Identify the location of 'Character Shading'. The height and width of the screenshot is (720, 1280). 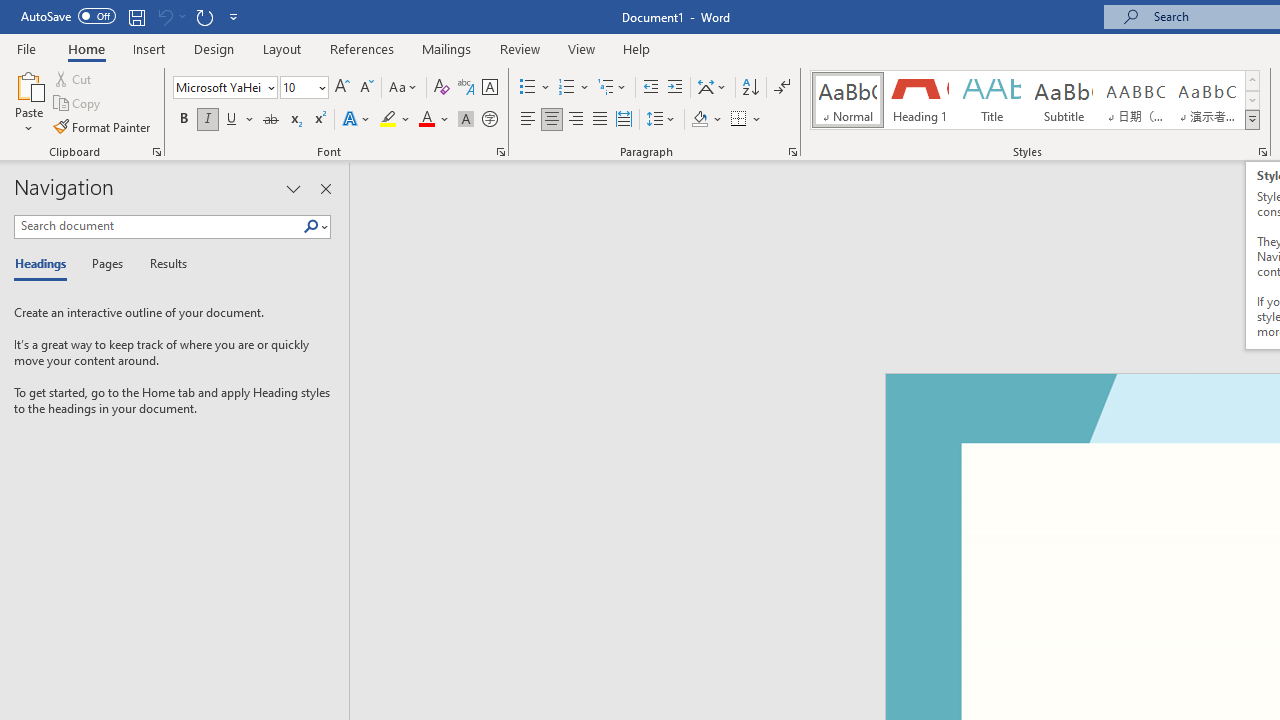
(464, 119).